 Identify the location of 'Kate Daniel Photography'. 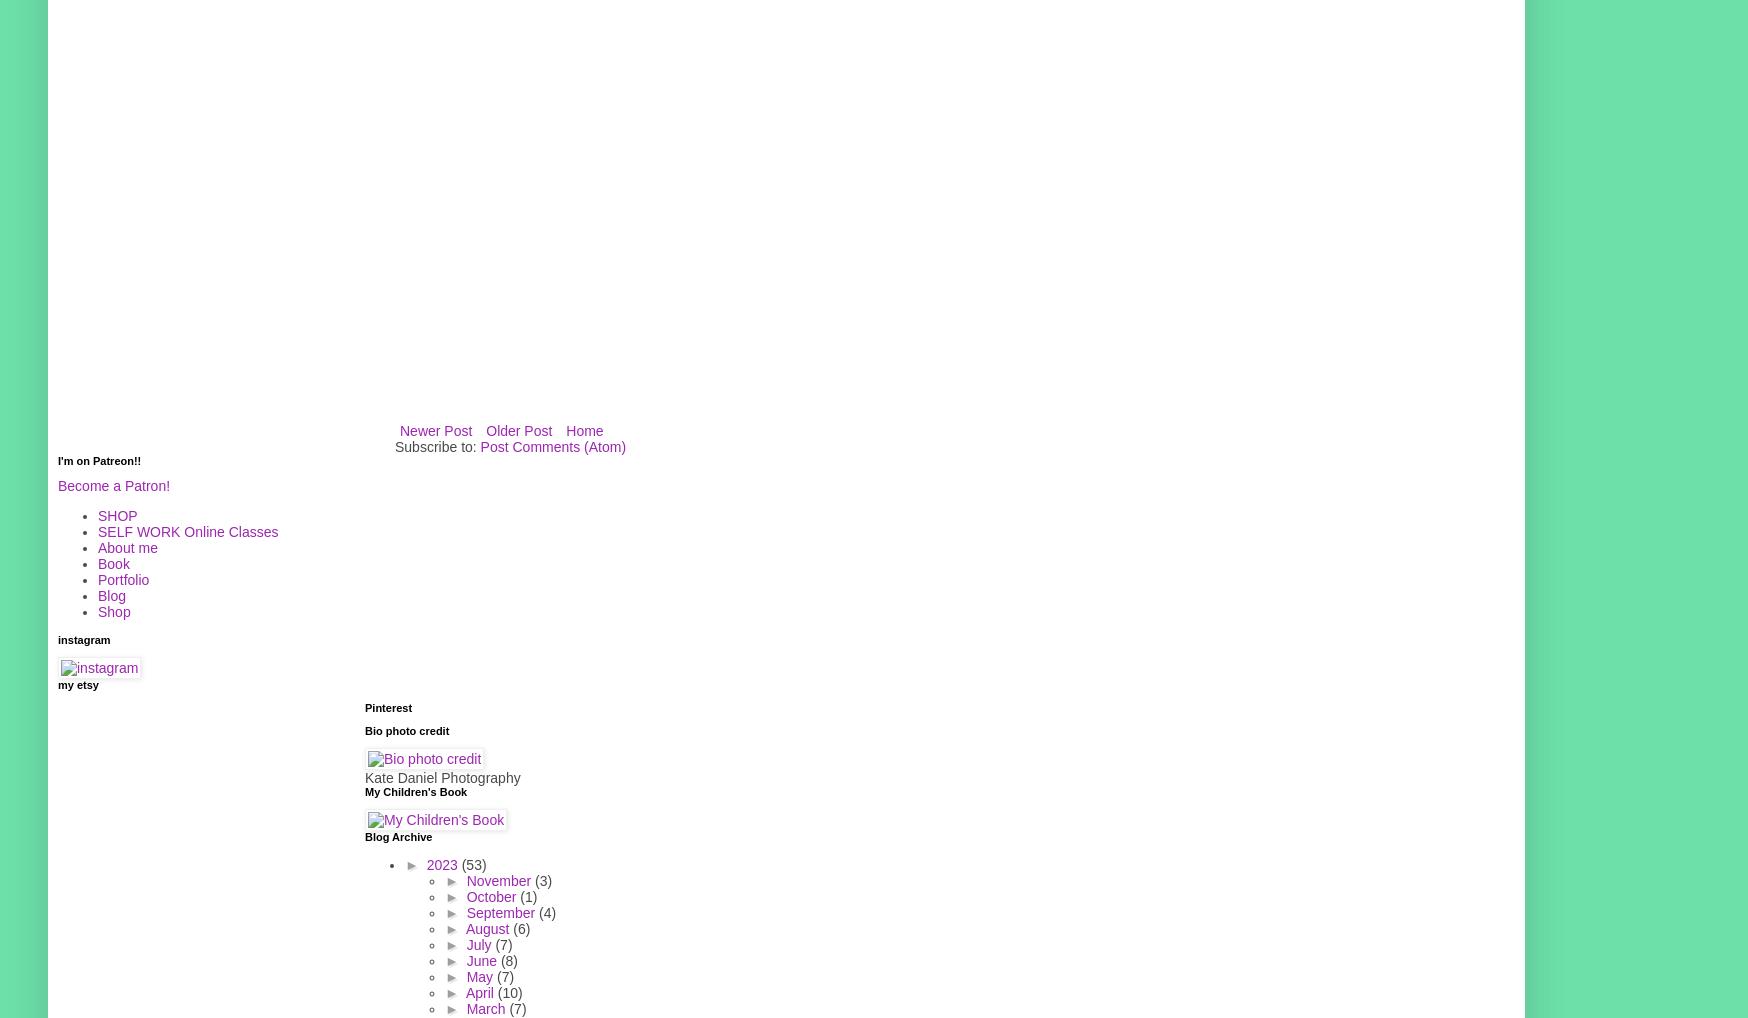
(441, 777).